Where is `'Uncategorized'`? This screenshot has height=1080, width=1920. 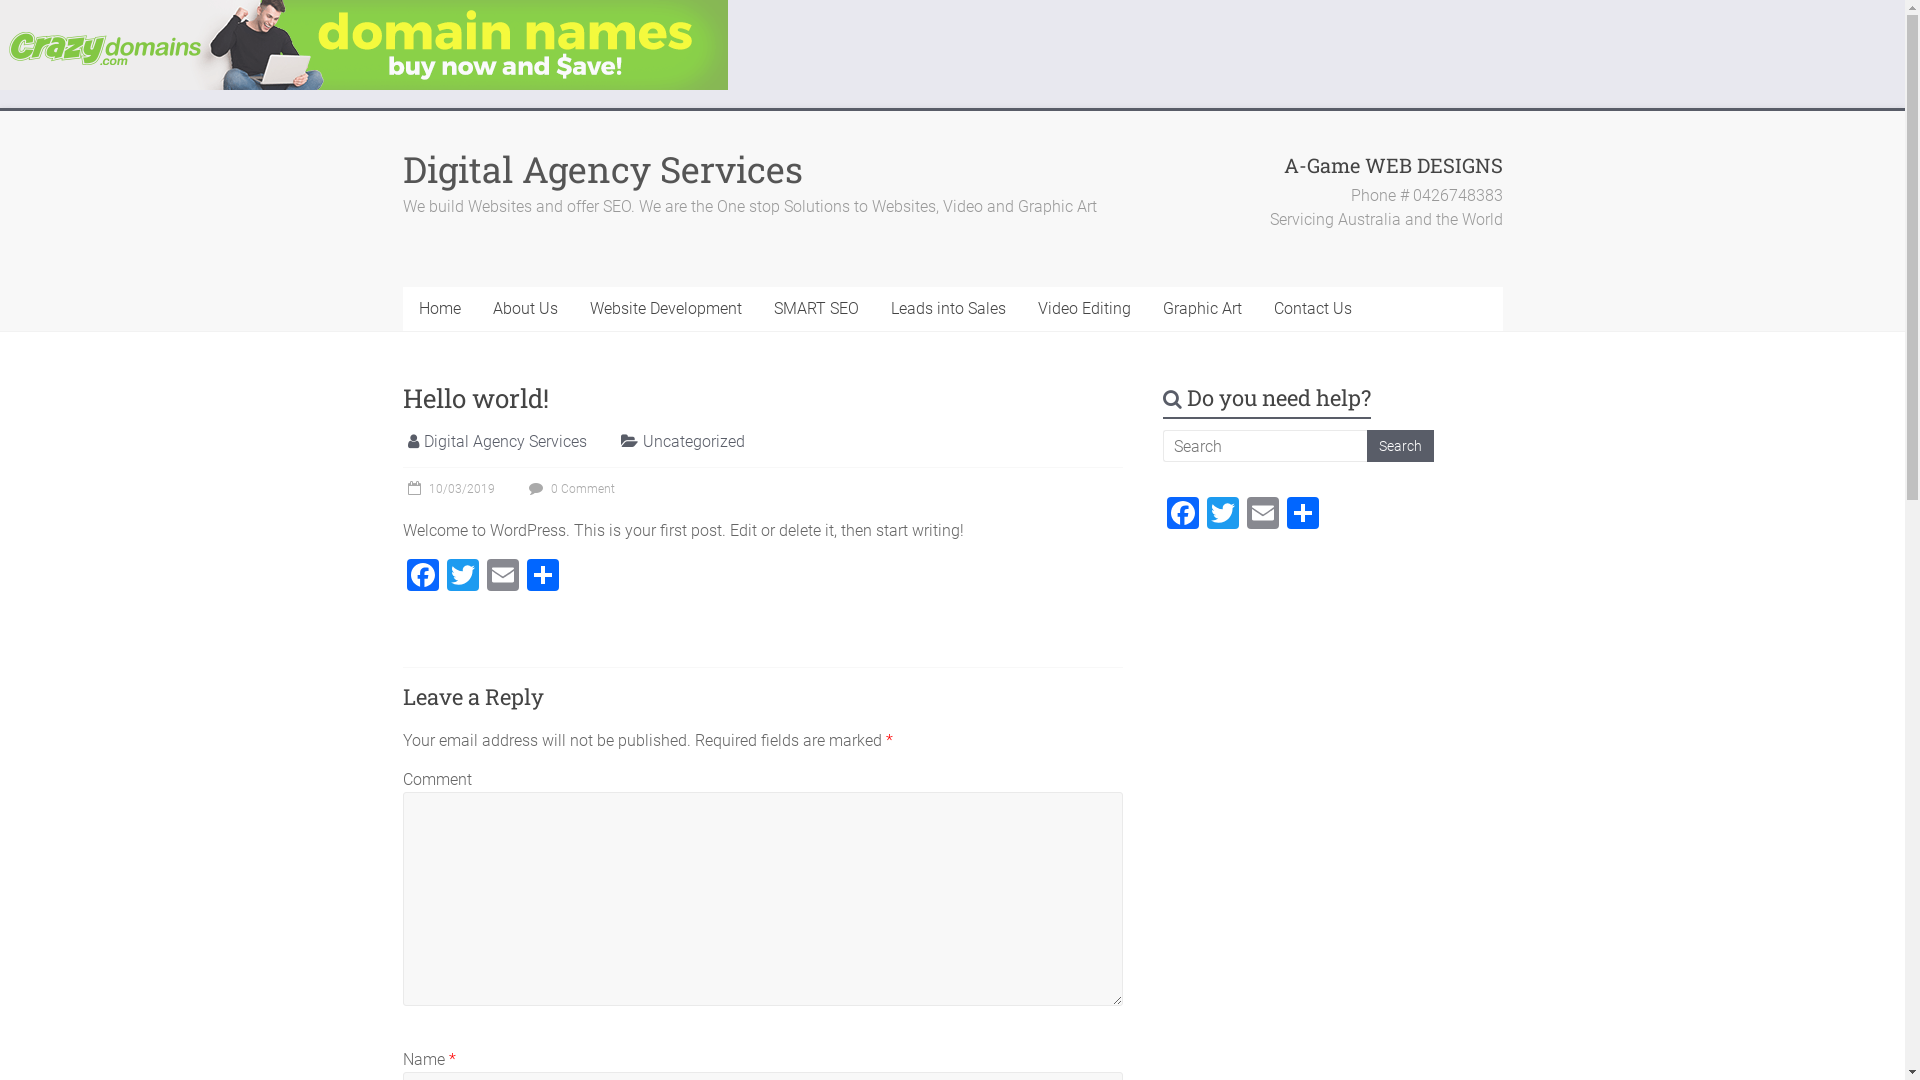
'Uncategorized' is located at coordinates (692, 440).